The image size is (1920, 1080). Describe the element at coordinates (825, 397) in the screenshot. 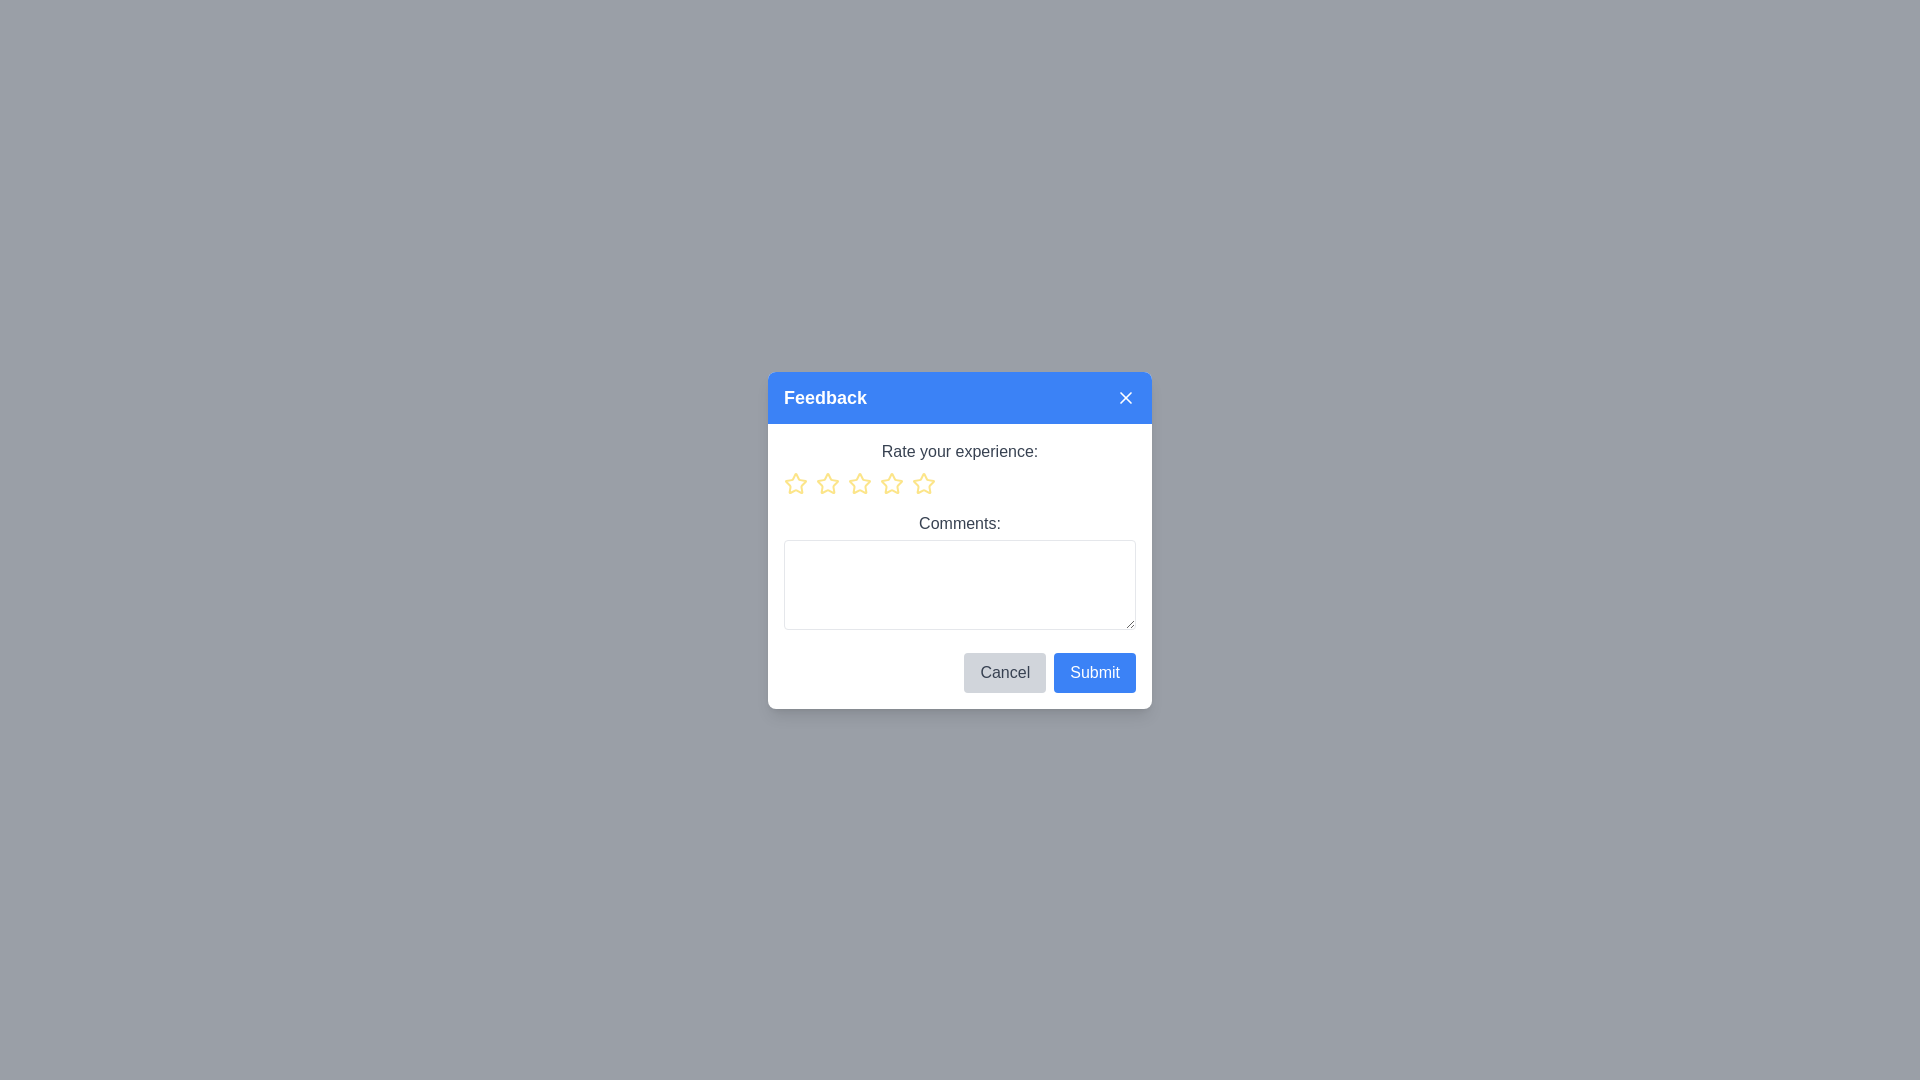

I see `the static text label that serves as the header for the dialog window, located at the top-left corner of the dialog box` at that location.